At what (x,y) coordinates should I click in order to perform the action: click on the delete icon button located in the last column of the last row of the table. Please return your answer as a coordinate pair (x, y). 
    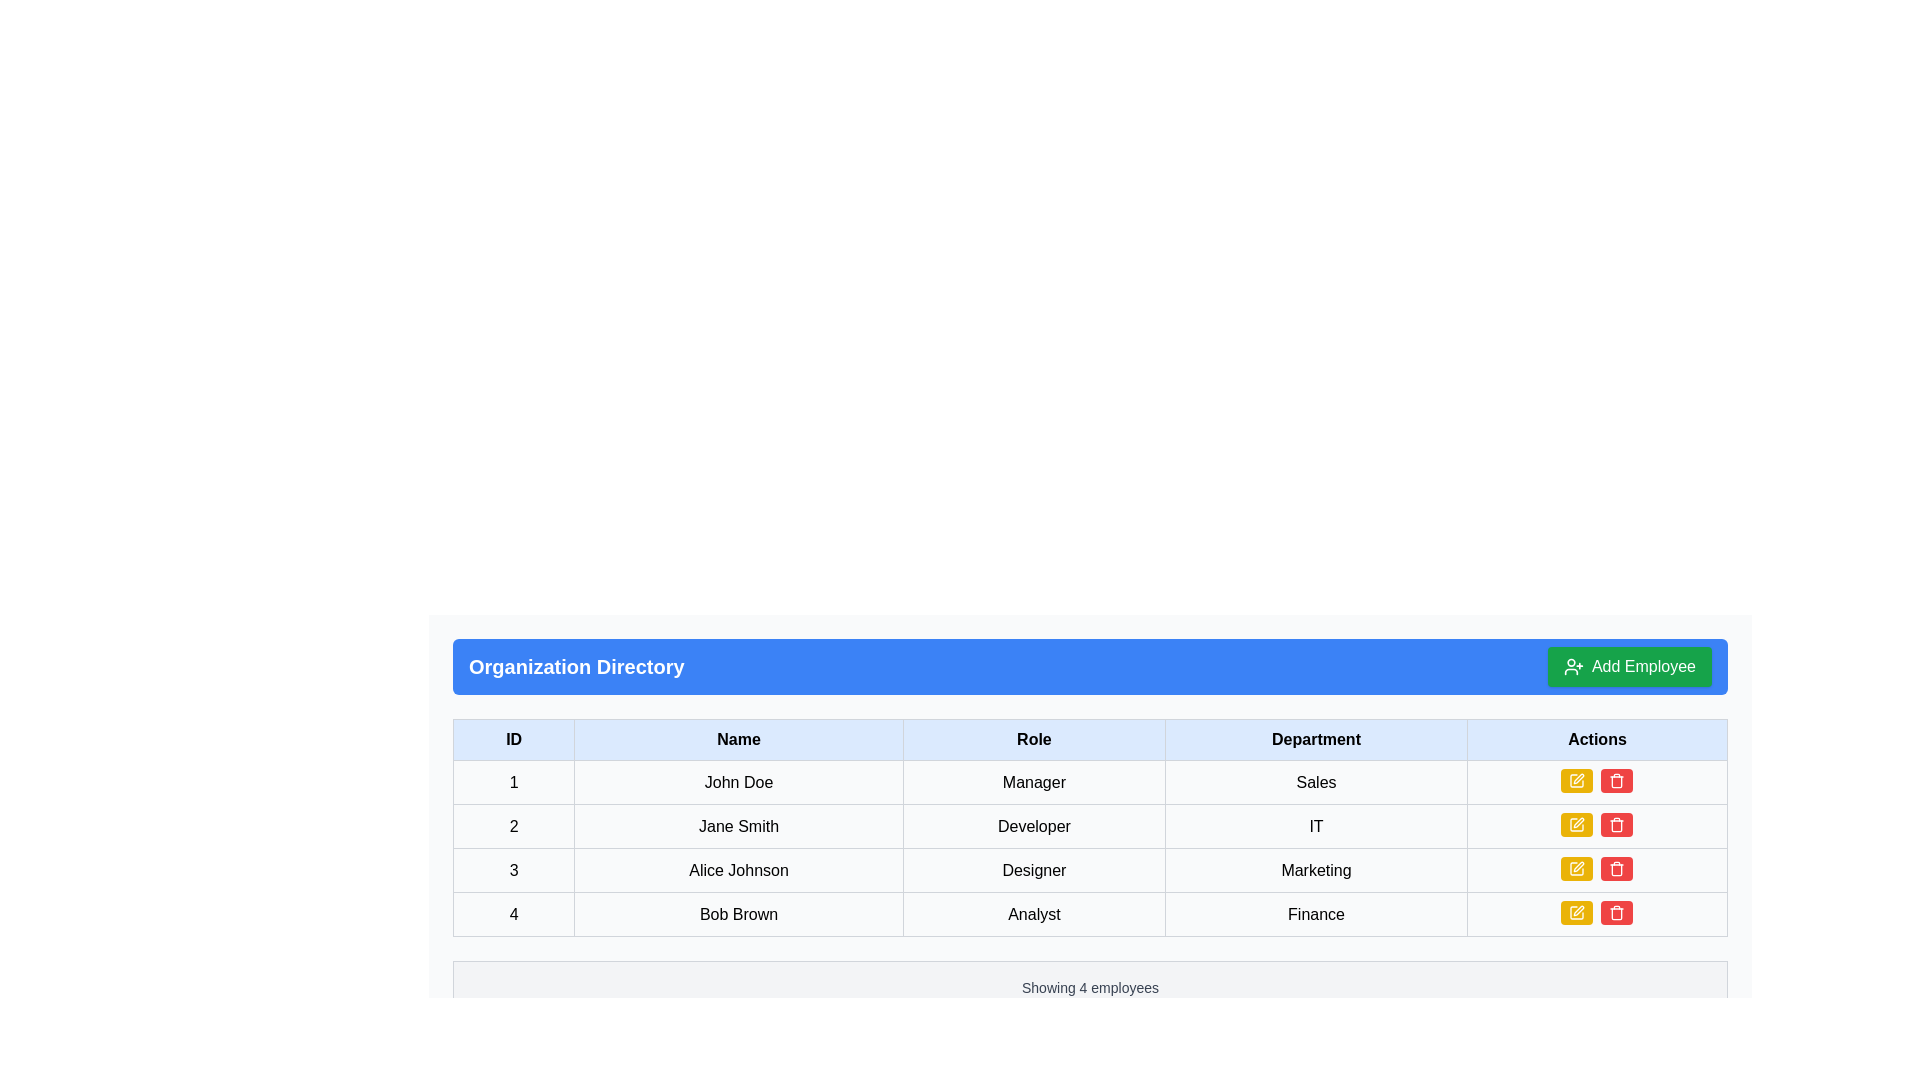
    Looking at the image, I should click on (1617, 779).